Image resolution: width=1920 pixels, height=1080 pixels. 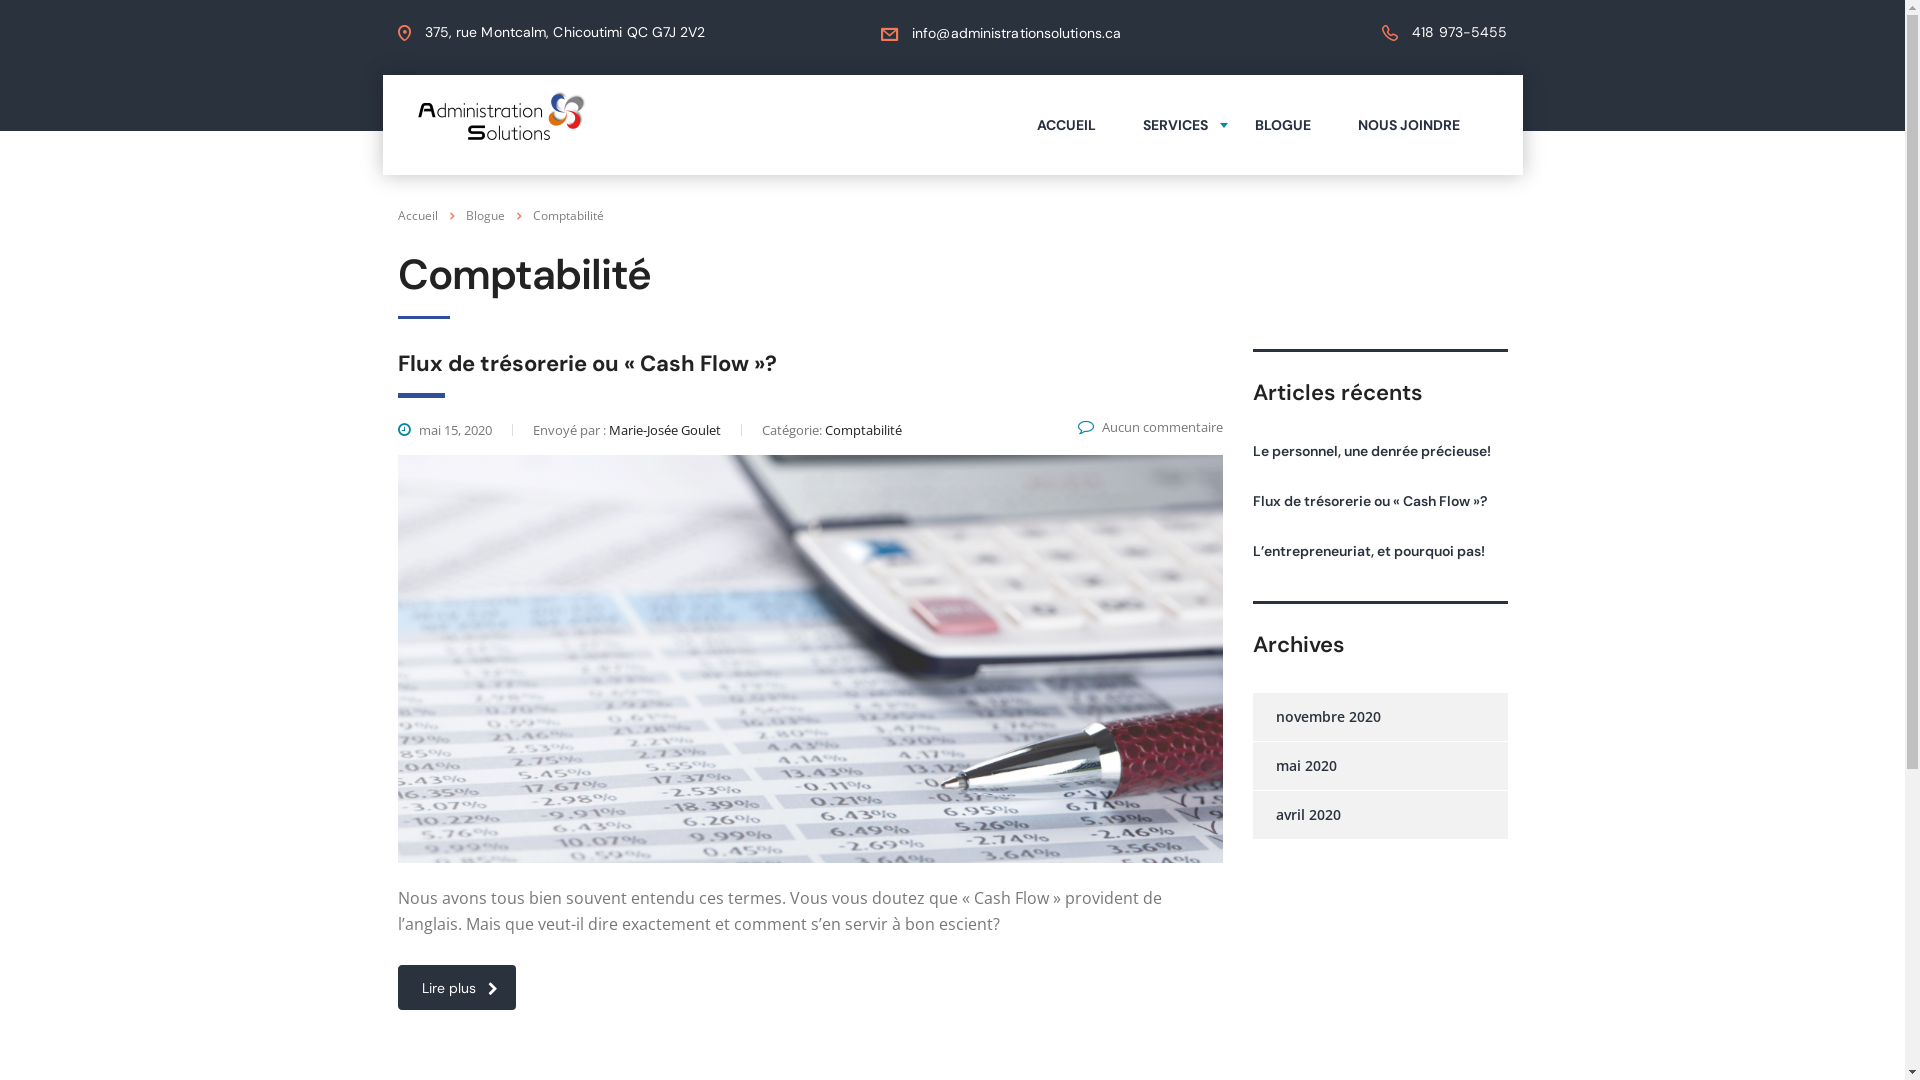 I want to click on 'mai 2020', so click(x=1294, y=765).